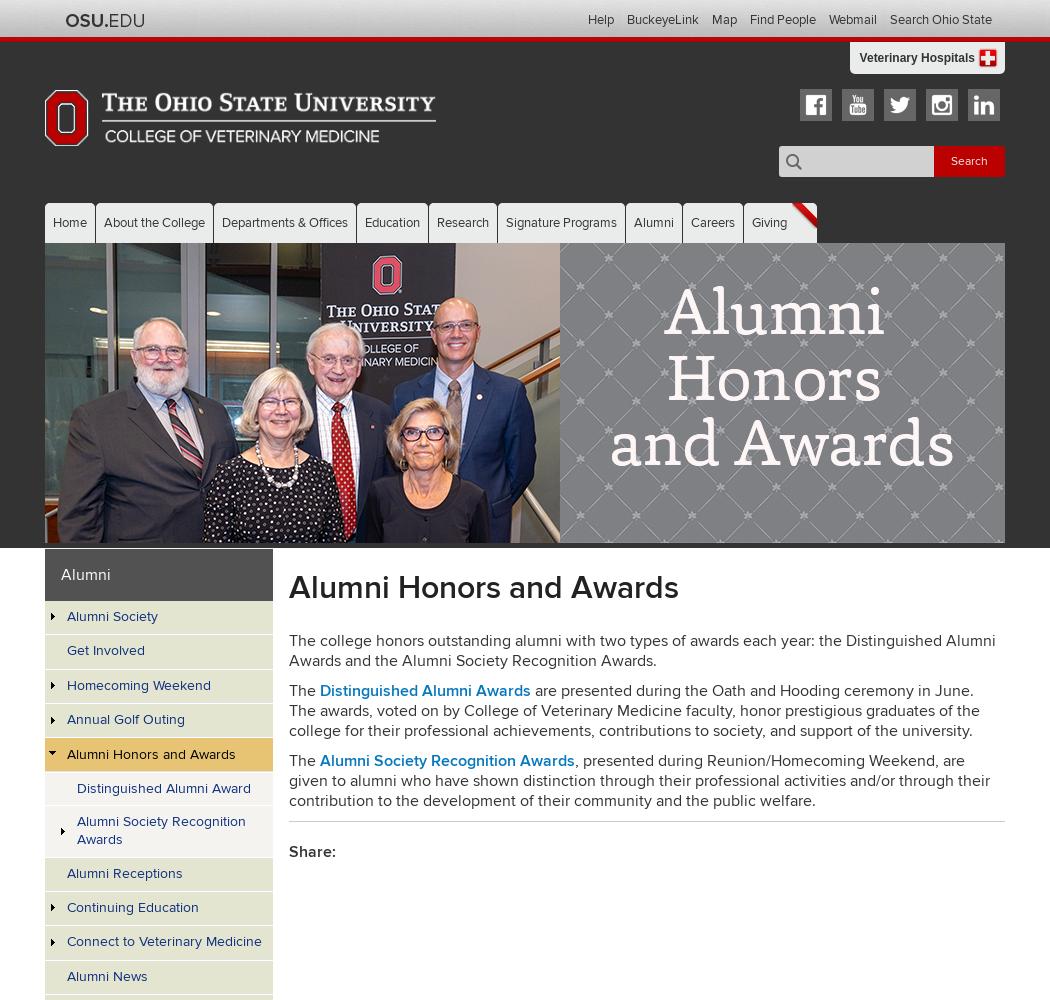 This screenshot has height=1000, width=1050. Describe the element at coordinates (111, 615) in the screenshot. I see `'Alumni Society'` at that location.